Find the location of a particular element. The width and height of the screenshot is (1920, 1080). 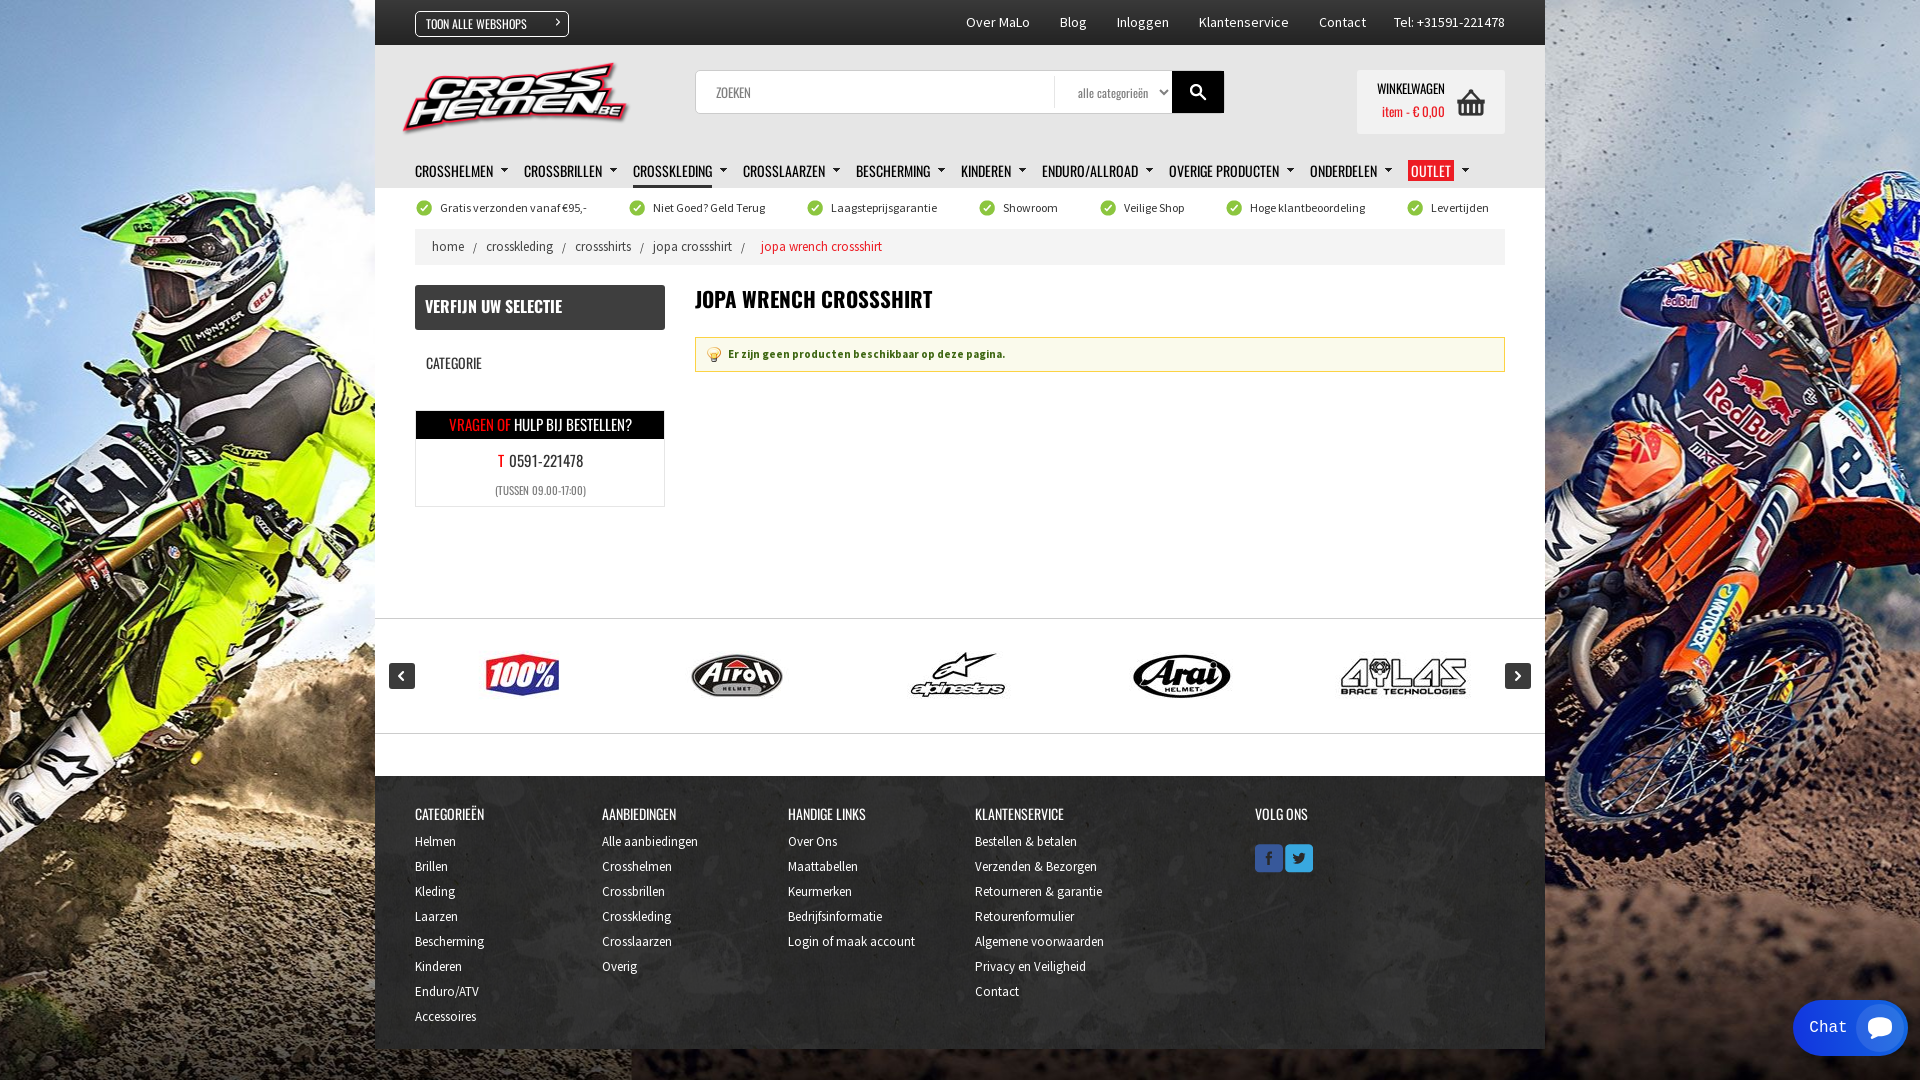

'Over MaLo' is located at coordinates (998, 22).